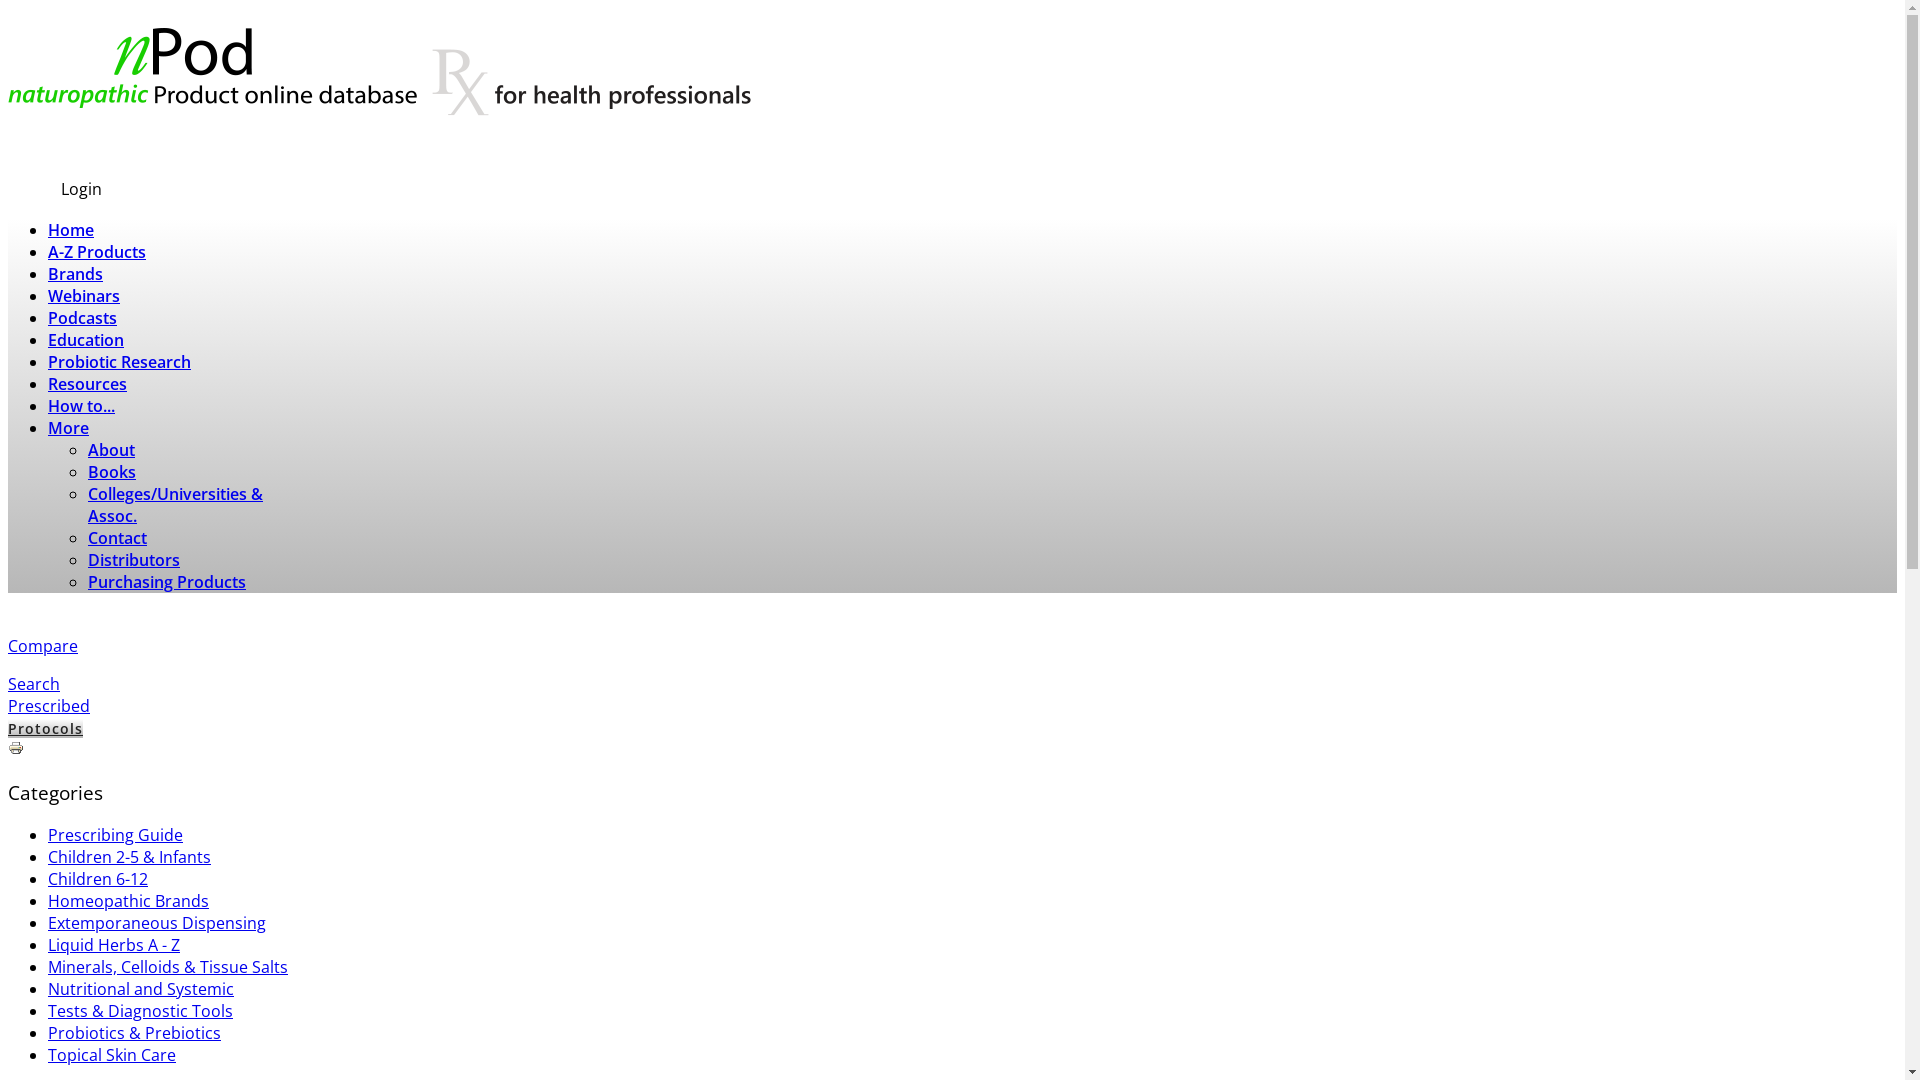  Describe the element at coordinates (71, 229) in the screenshot. I see `'Home'` at that location.